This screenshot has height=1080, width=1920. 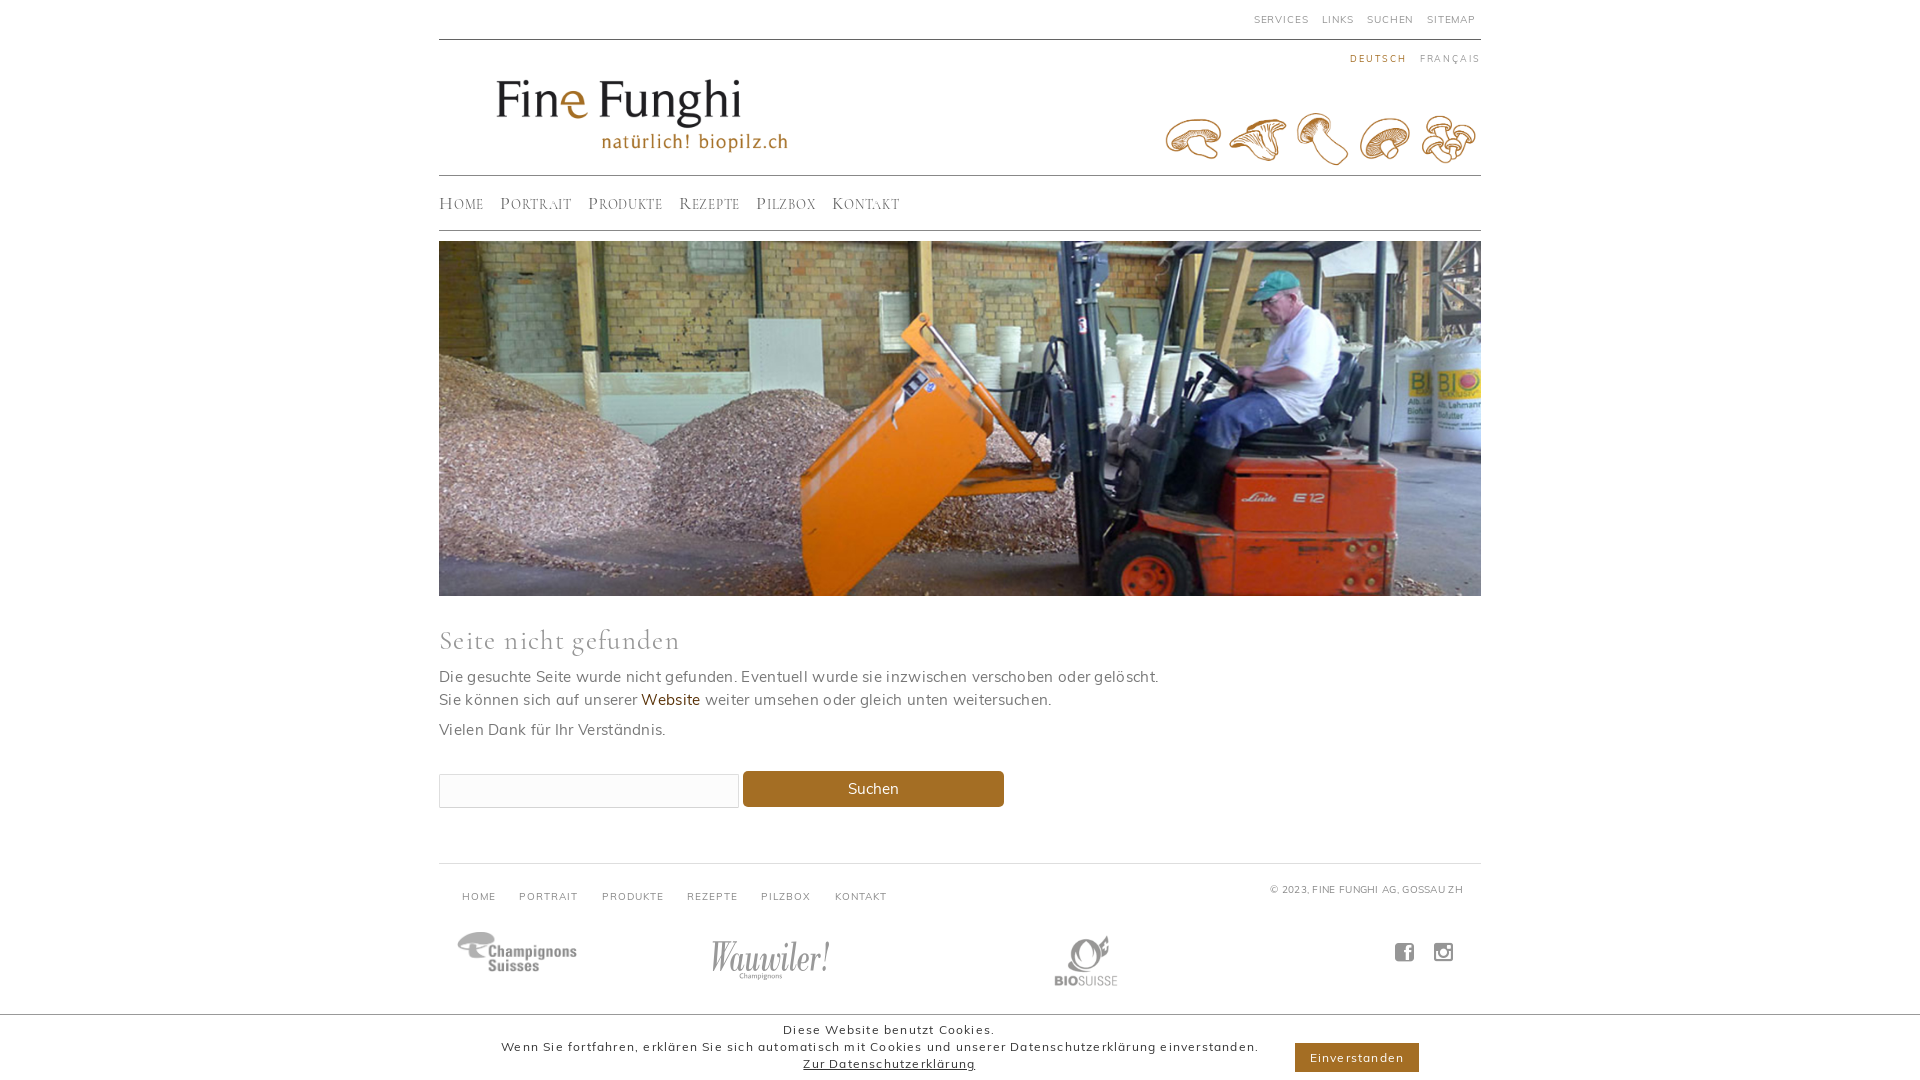 I want to click on 'HOME', so click(x=455, y=895).